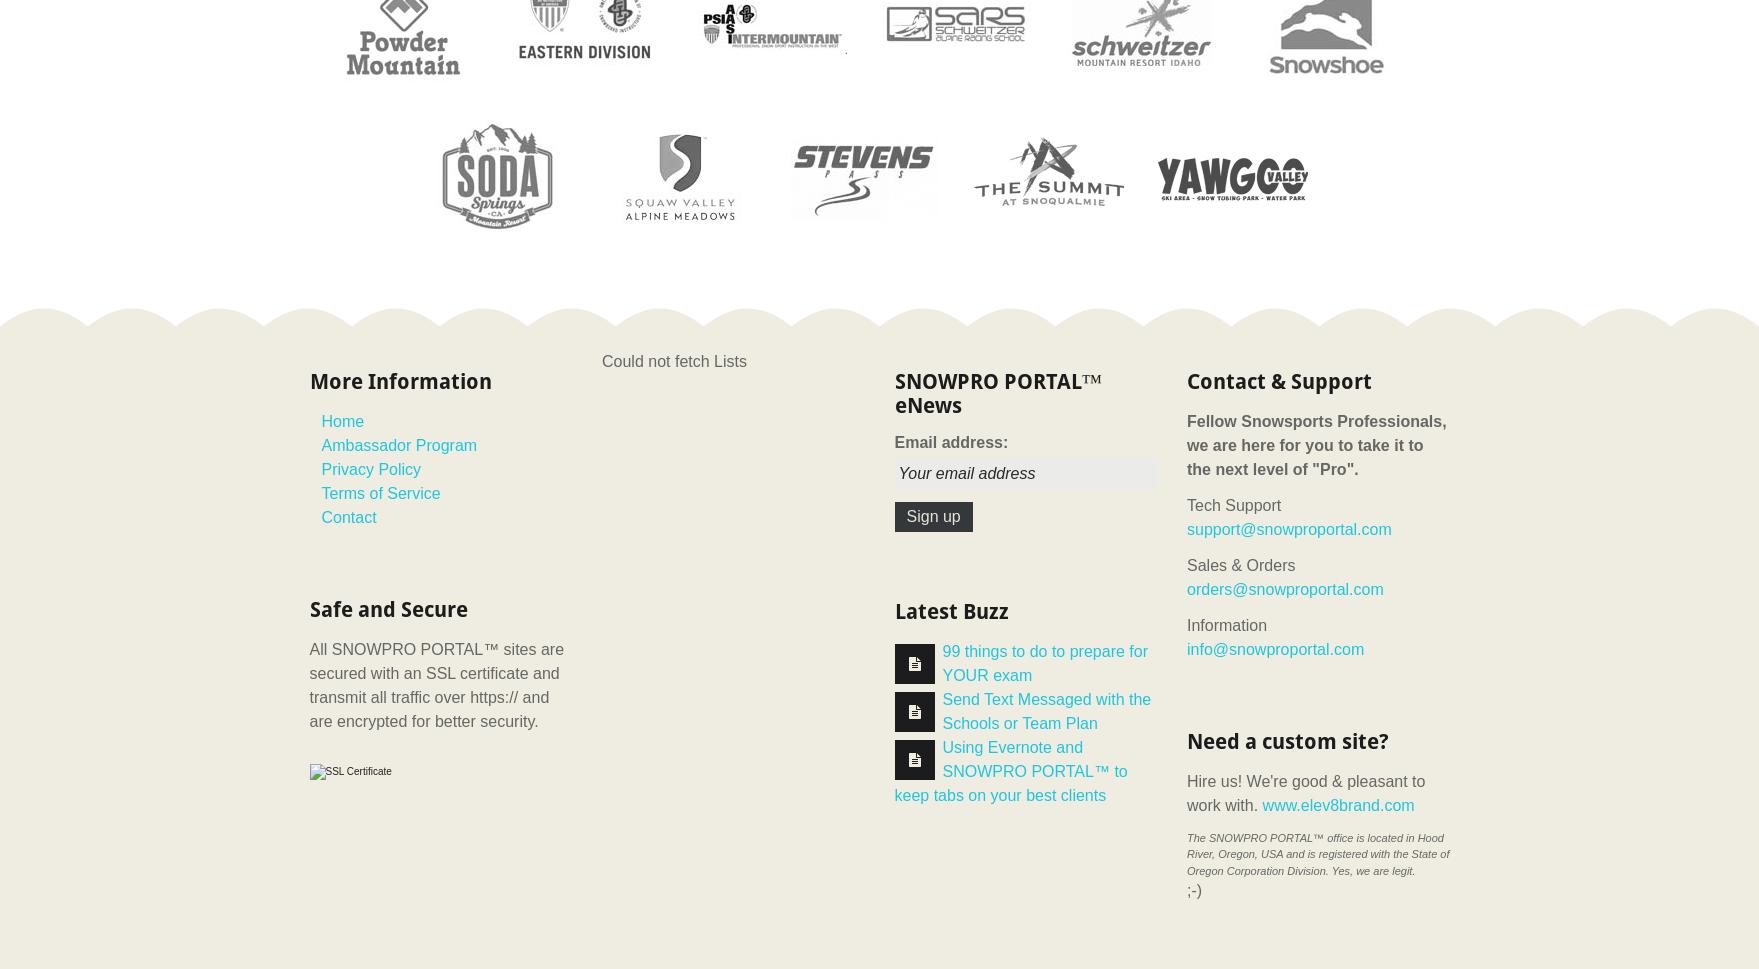 The width and height of the screenshot is (1759, 969). Describe the element at coordinates (1194, 890) in the screenshot. I see `';-)'` at that location.